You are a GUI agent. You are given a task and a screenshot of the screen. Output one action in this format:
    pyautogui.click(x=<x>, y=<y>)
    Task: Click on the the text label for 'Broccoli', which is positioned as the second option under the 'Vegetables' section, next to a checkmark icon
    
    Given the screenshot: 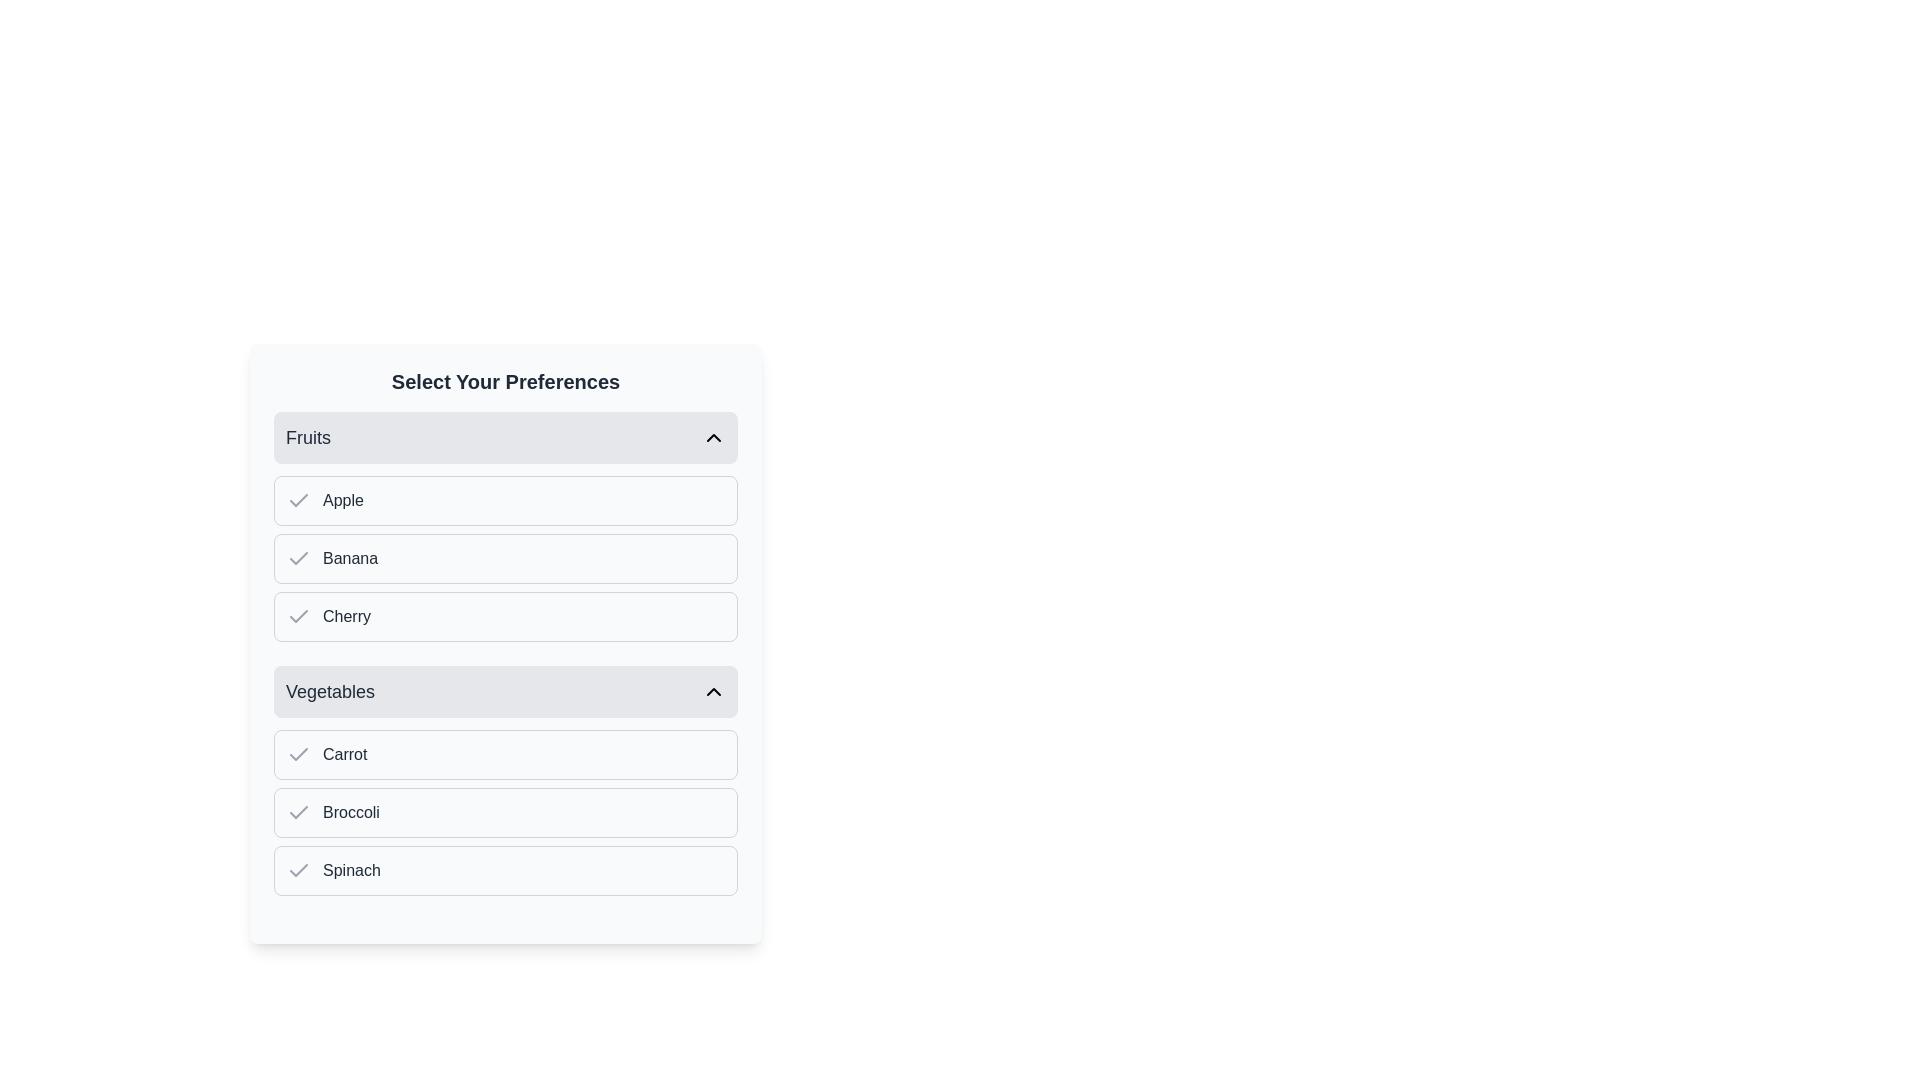 What is the action you would take?
    pyautogui.click(x=351, y=813)
    